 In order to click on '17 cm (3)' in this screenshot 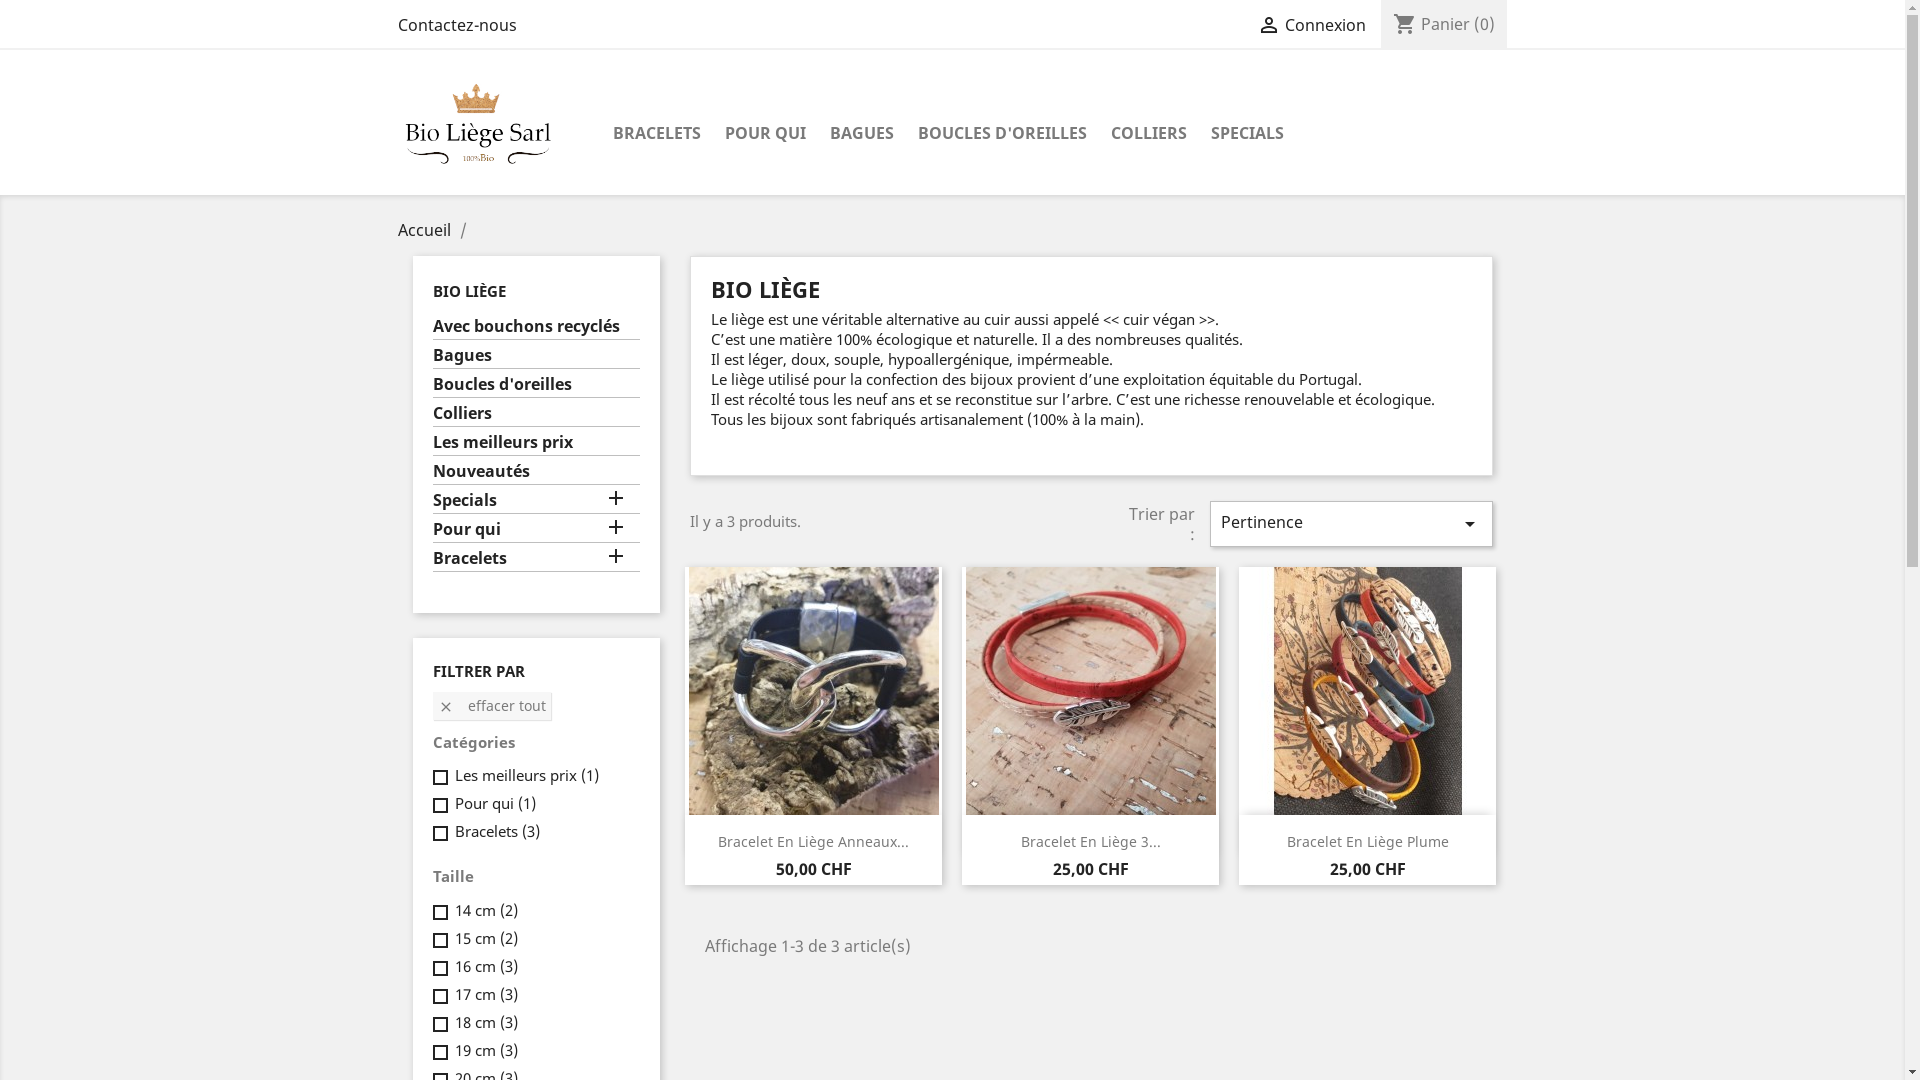, I will do `click(485, 994)`.